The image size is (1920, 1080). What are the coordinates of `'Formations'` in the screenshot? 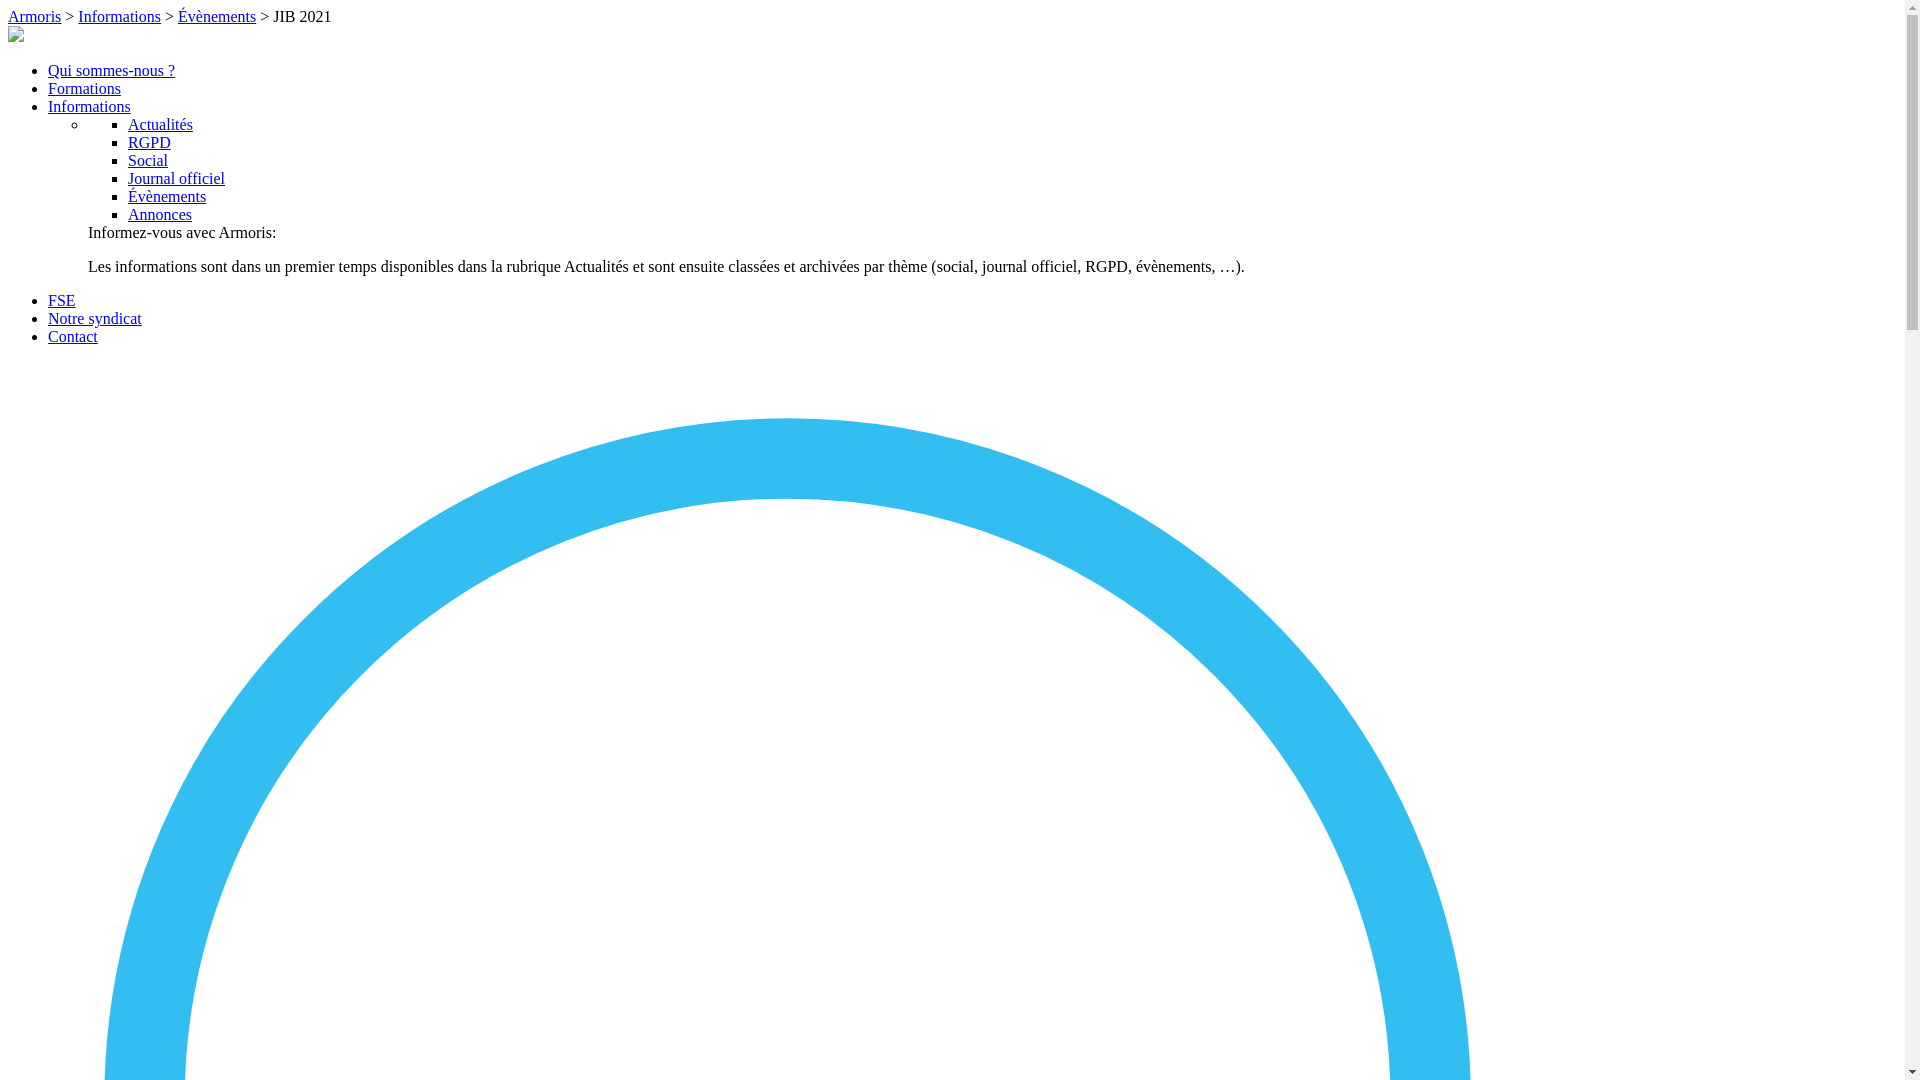 It's located at (83, 87).